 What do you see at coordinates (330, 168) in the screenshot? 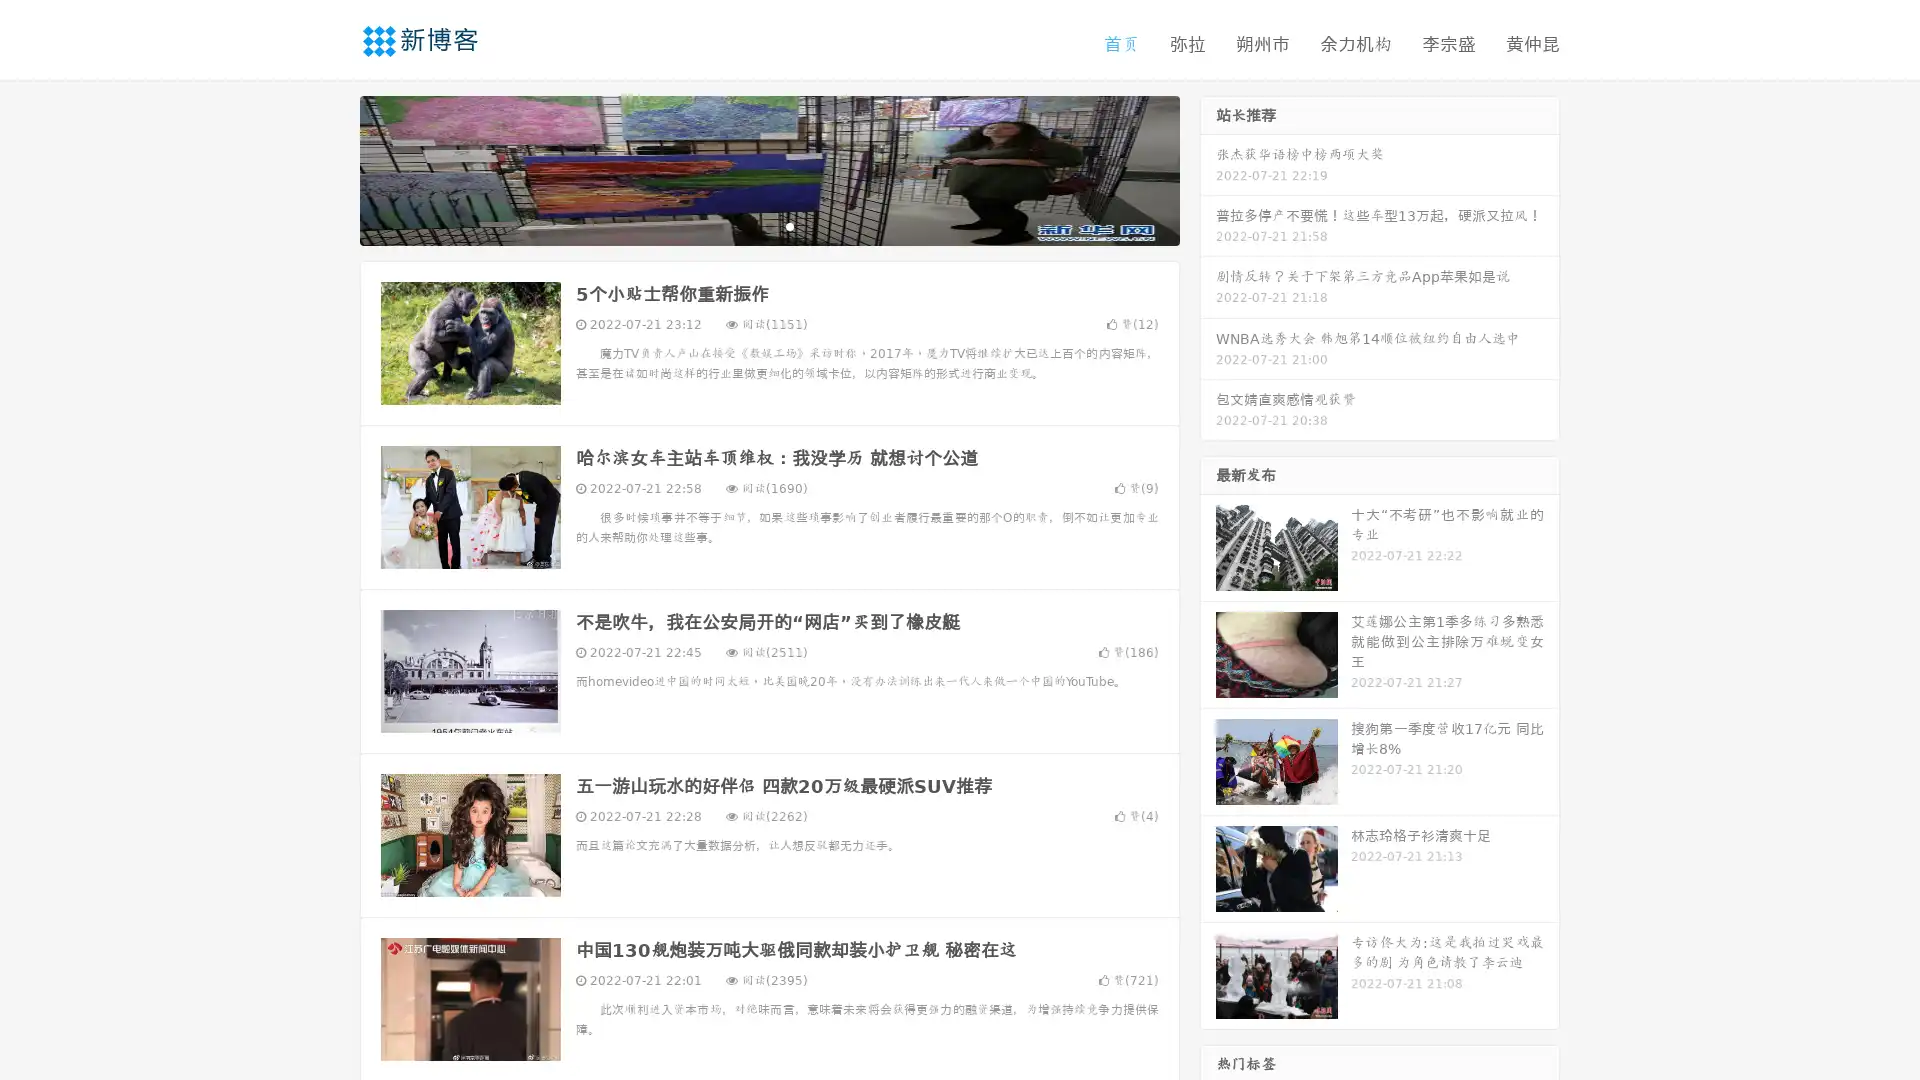
I see `Previous slide` at bounding box center [330, 168].